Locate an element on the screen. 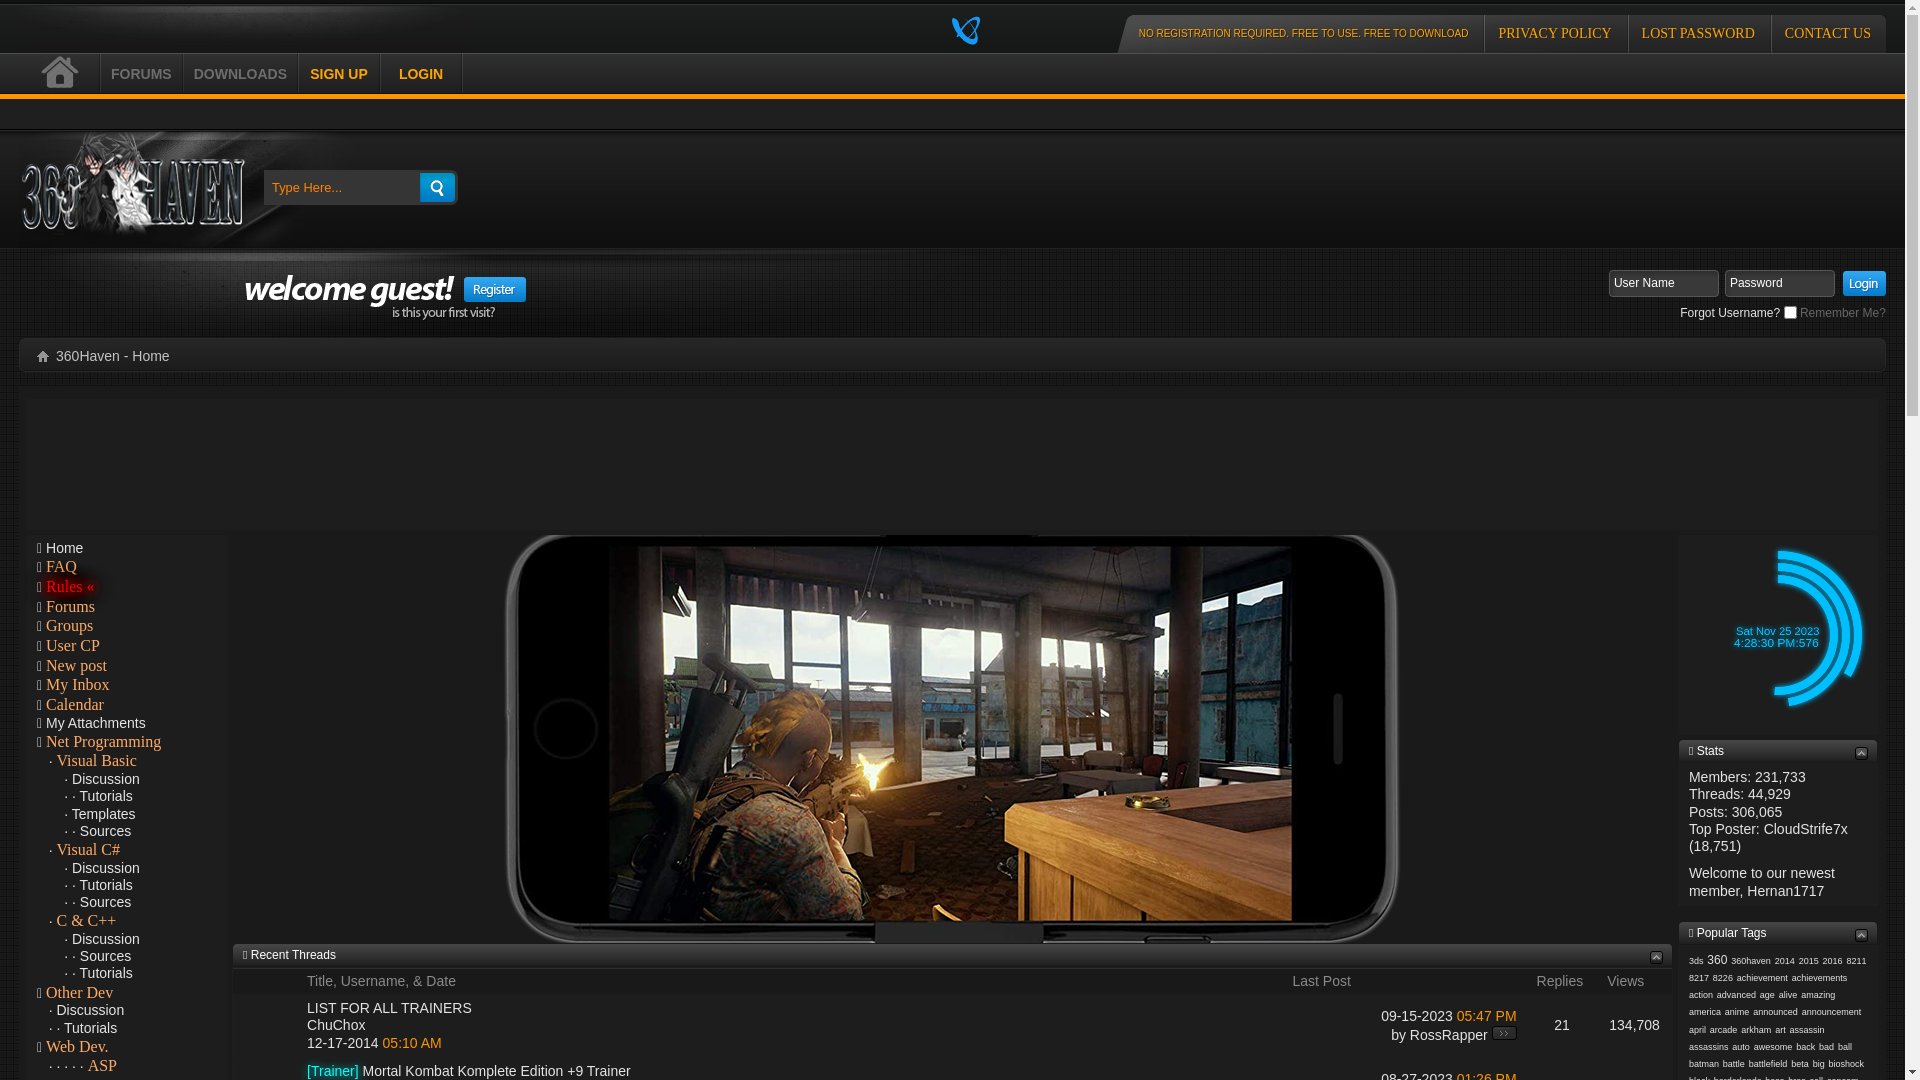 This screenshot has width=1920, height=1080. 'achievements' is located at coordinates (1819, 977).